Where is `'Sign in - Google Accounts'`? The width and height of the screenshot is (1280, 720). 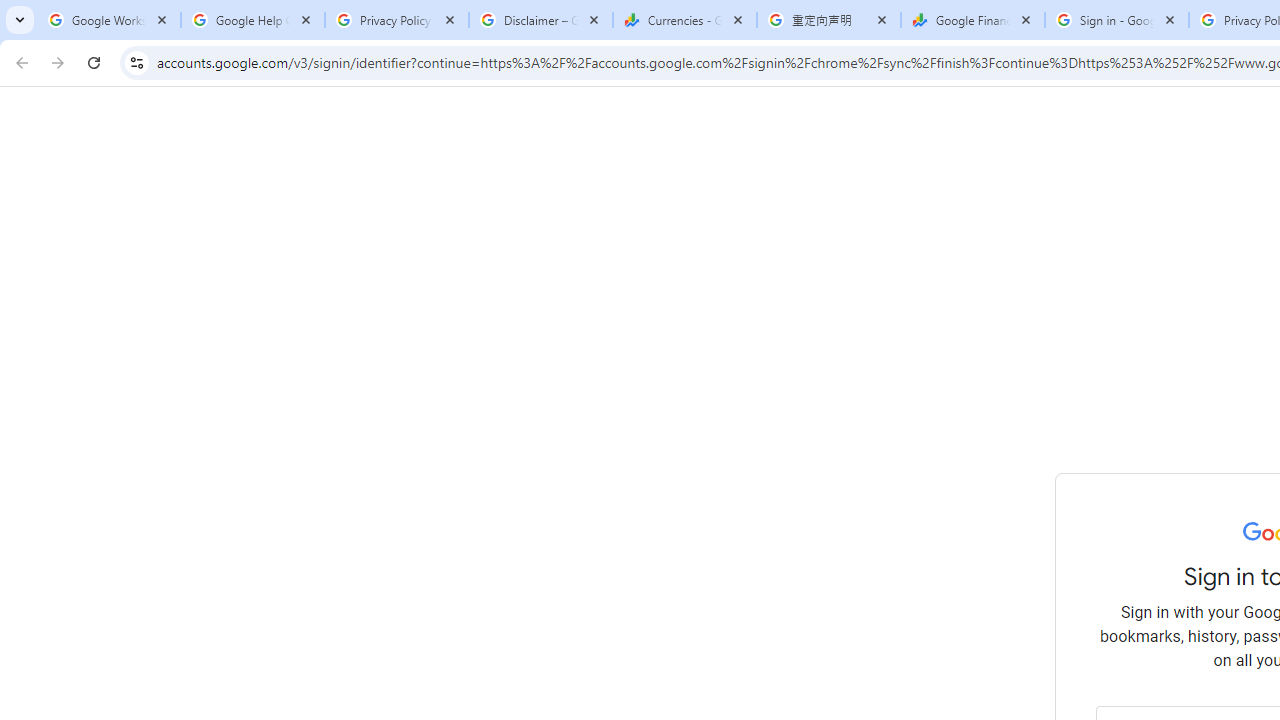 'Sign in - Google Accounts' is located at coordinates (1115, 20).